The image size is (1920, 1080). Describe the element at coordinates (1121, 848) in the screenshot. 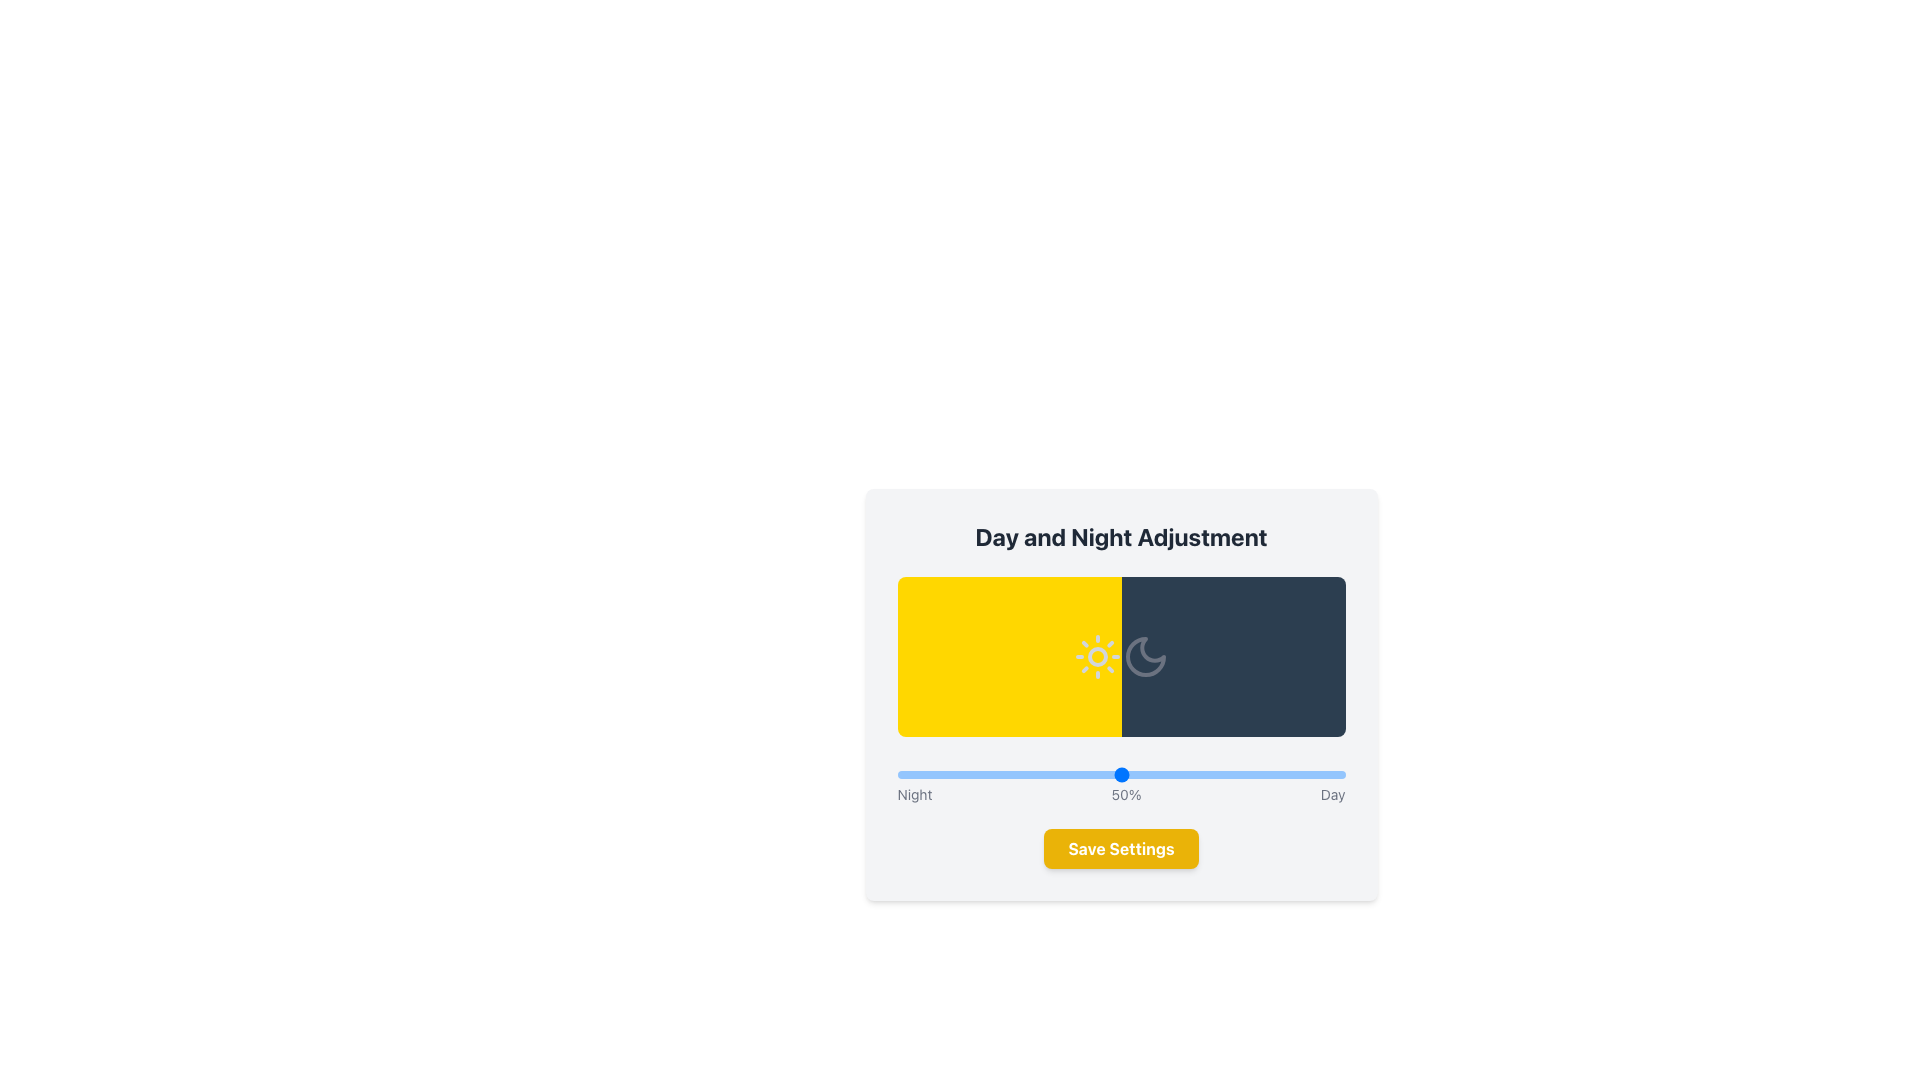

I see `the 'Save Settings' button with a yellow background and white bold text, to interact` at that location.